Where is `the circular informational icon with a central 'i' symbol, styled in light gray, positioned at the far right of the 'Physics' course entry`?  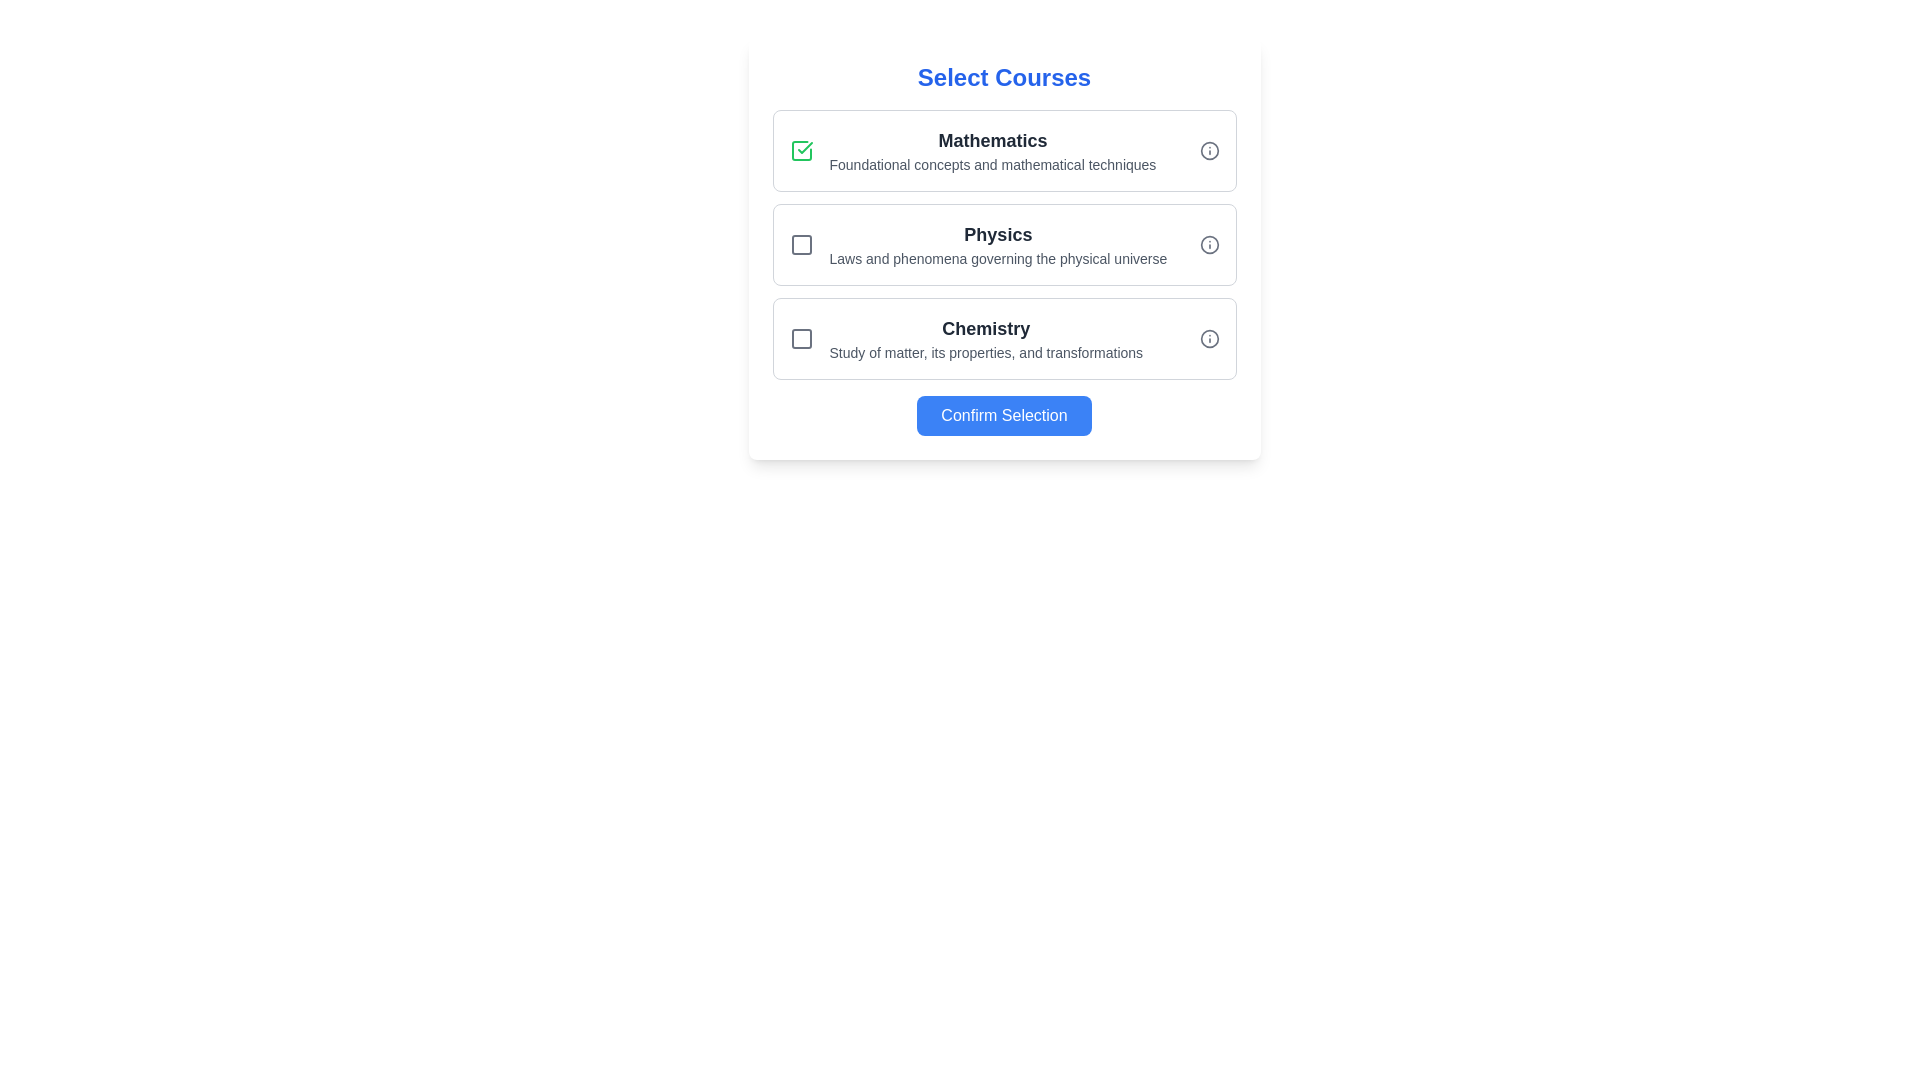 the circular informational icon with a central 'i' symbol, styled in light gray, positioned at the far right of the 'Physics' course entry is located at coordinates (1208, 244).